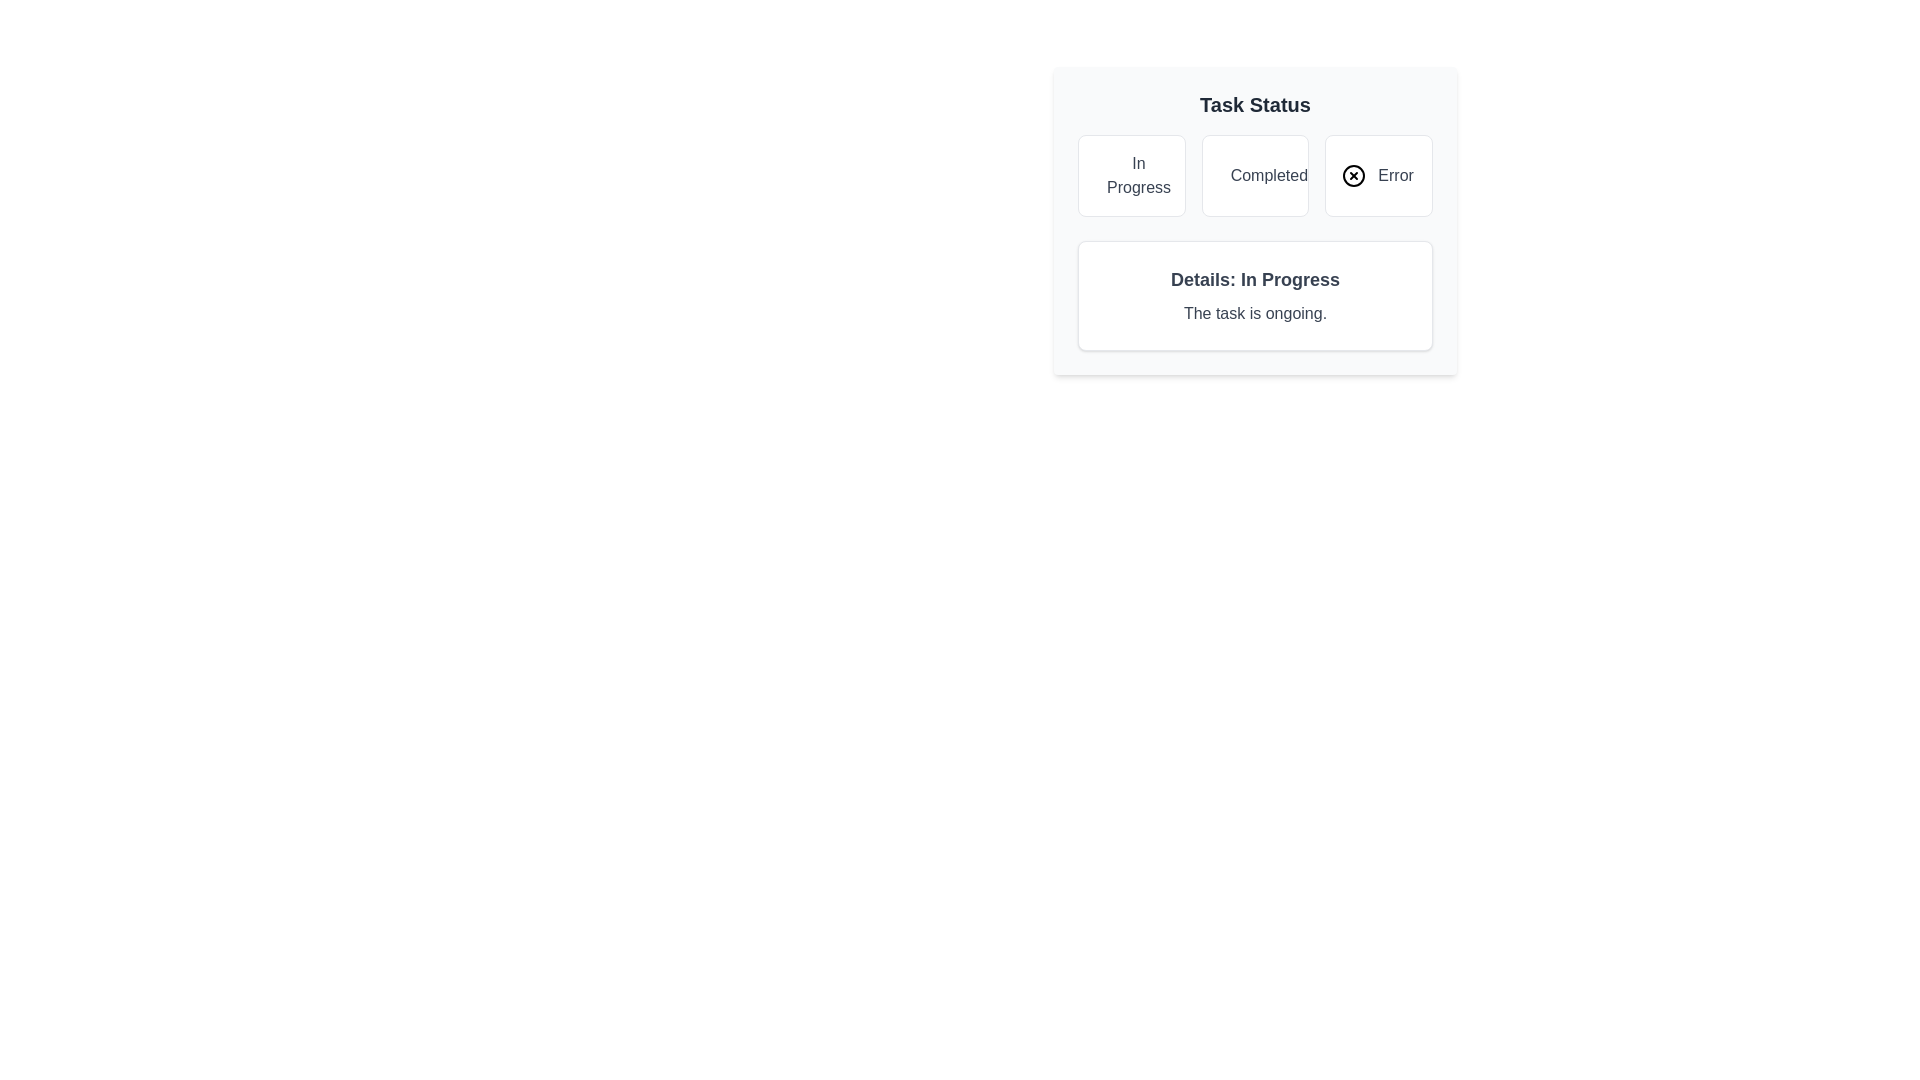 This screenshot has width=1920, height=1080. Describe the element at coordinates (1254, 175) in the screenshot. I see `the 'Completed' status button, which is a rectangular button with rounded corners, a white background, a green checkmark icon, and medium gray text, positioned centrally in the 'Task Status' section` at that location.